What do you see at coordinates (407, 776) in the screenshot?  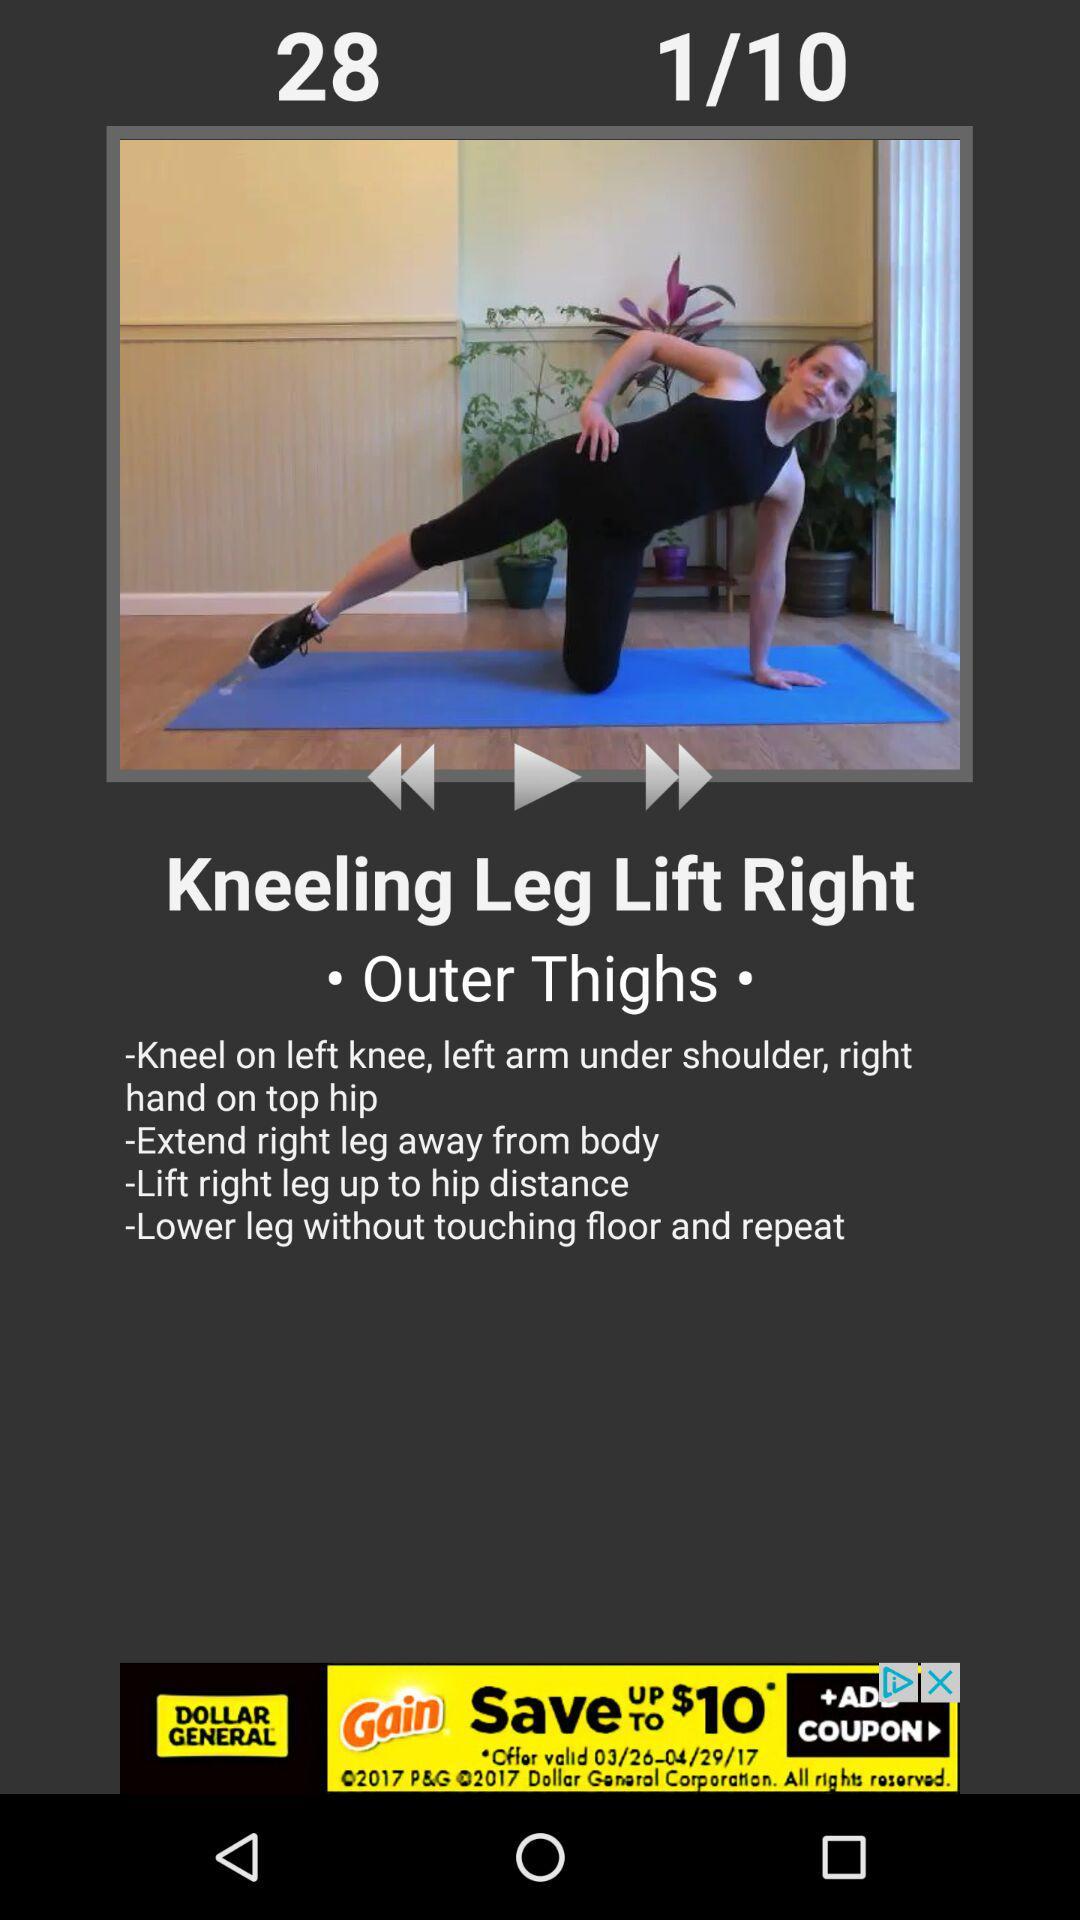 I see `previous step` at bounding box center [407, 776].